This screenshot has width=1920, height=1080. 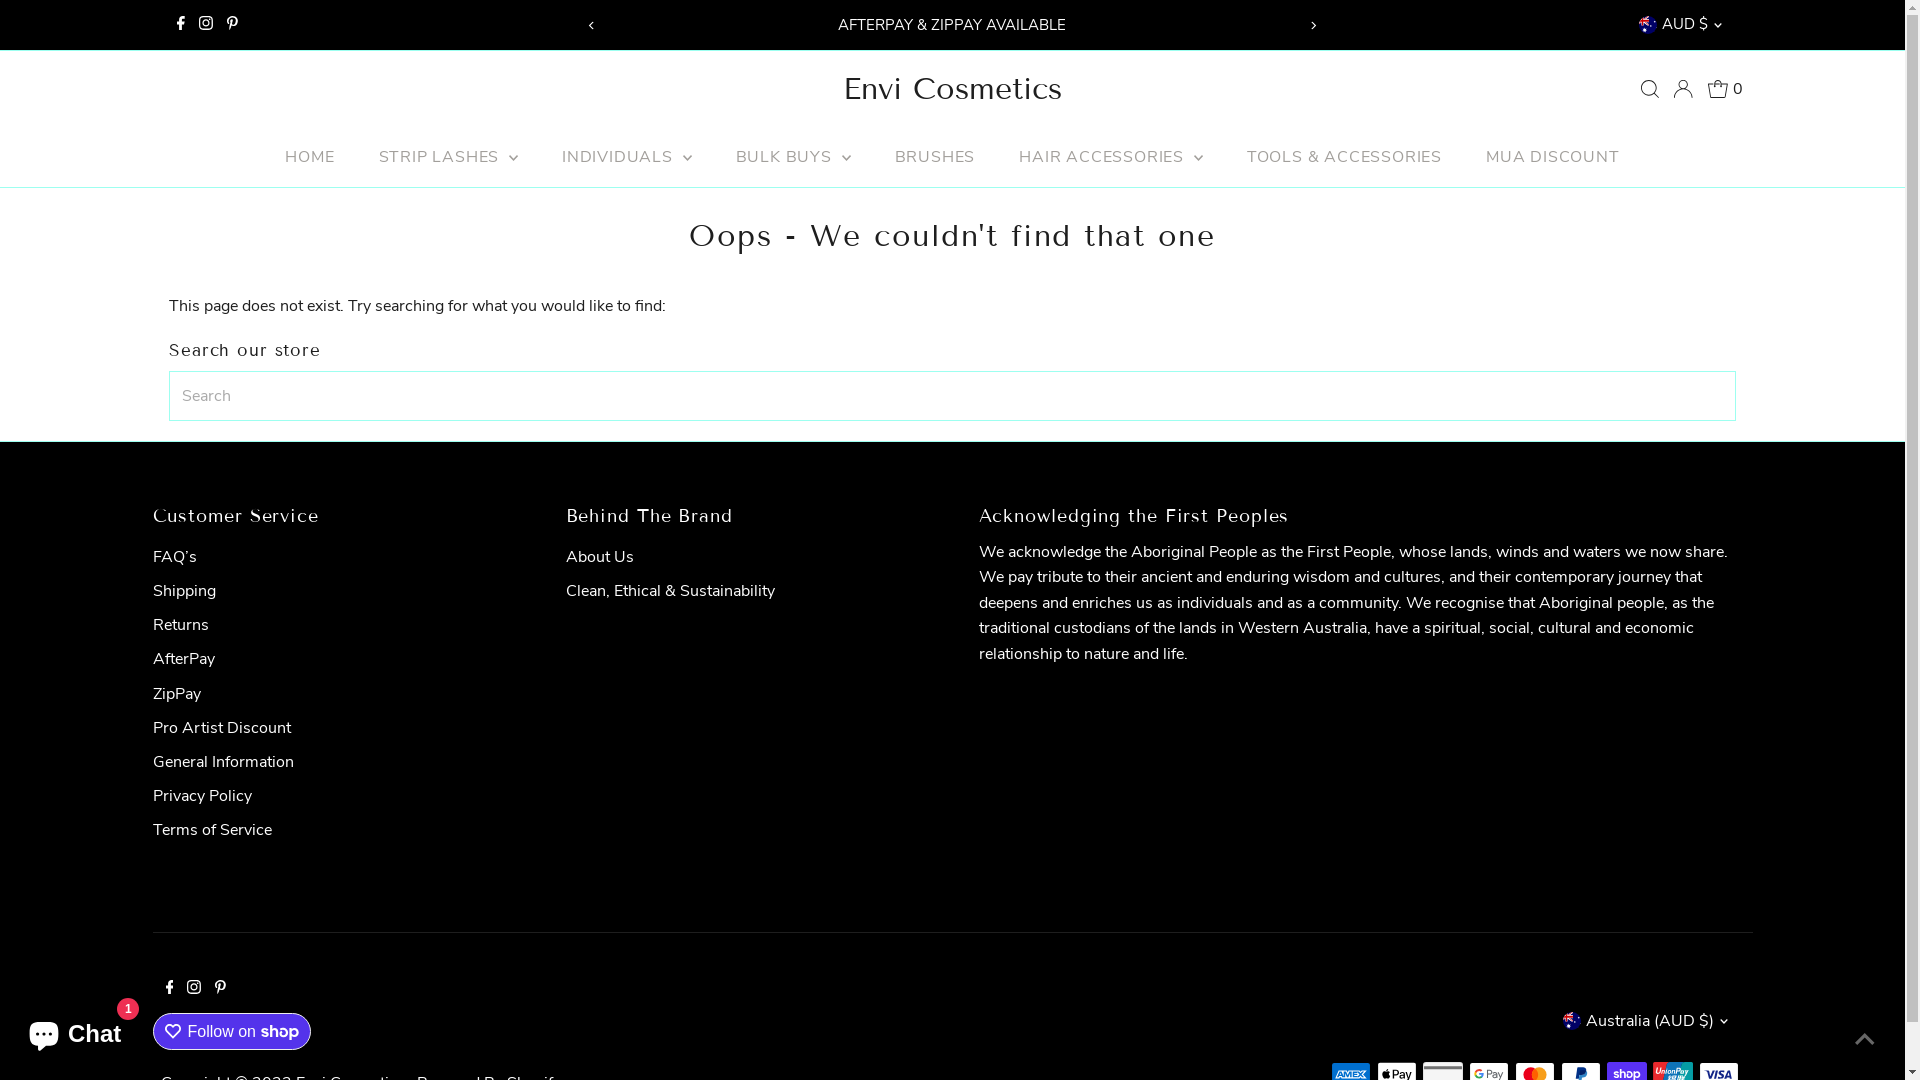 What do you see at coordinates (180, 623) in the screenshot?
I see `'Returns'` at bounding box center [180, 623].